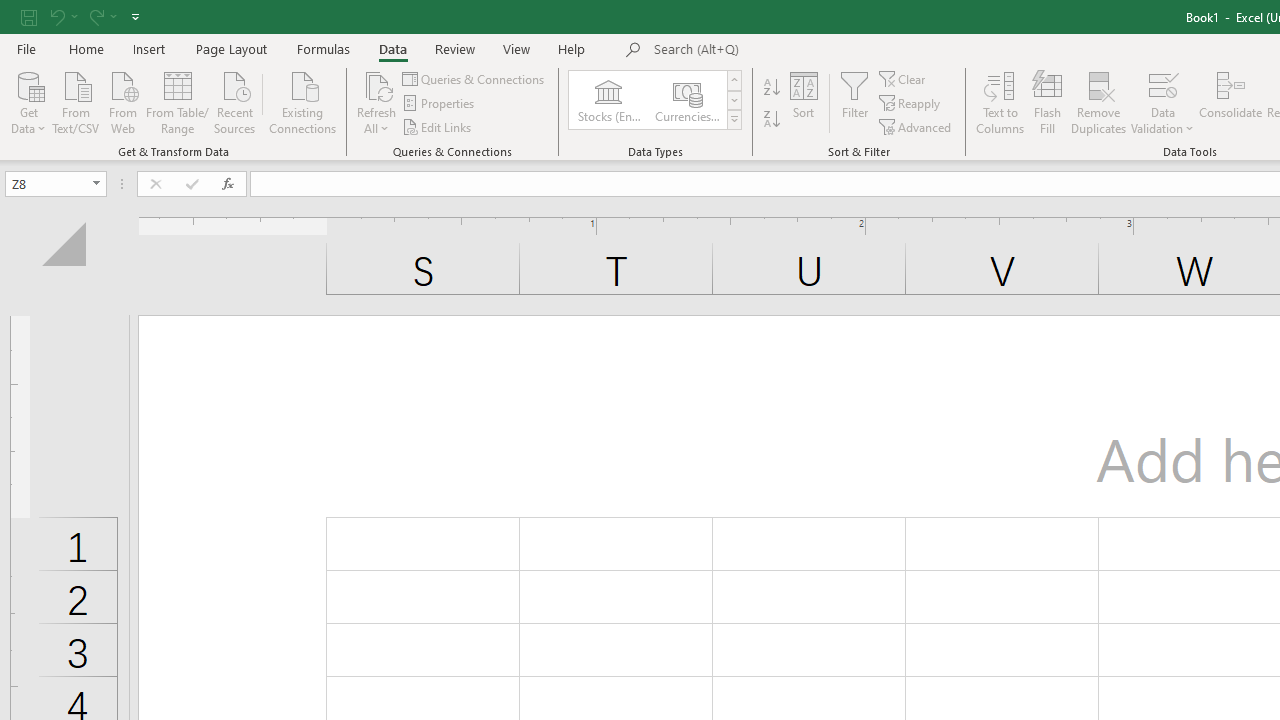 This screenshot has width=1280, height=720. I want to click on 'Consolidate...', so click(1229, 103).